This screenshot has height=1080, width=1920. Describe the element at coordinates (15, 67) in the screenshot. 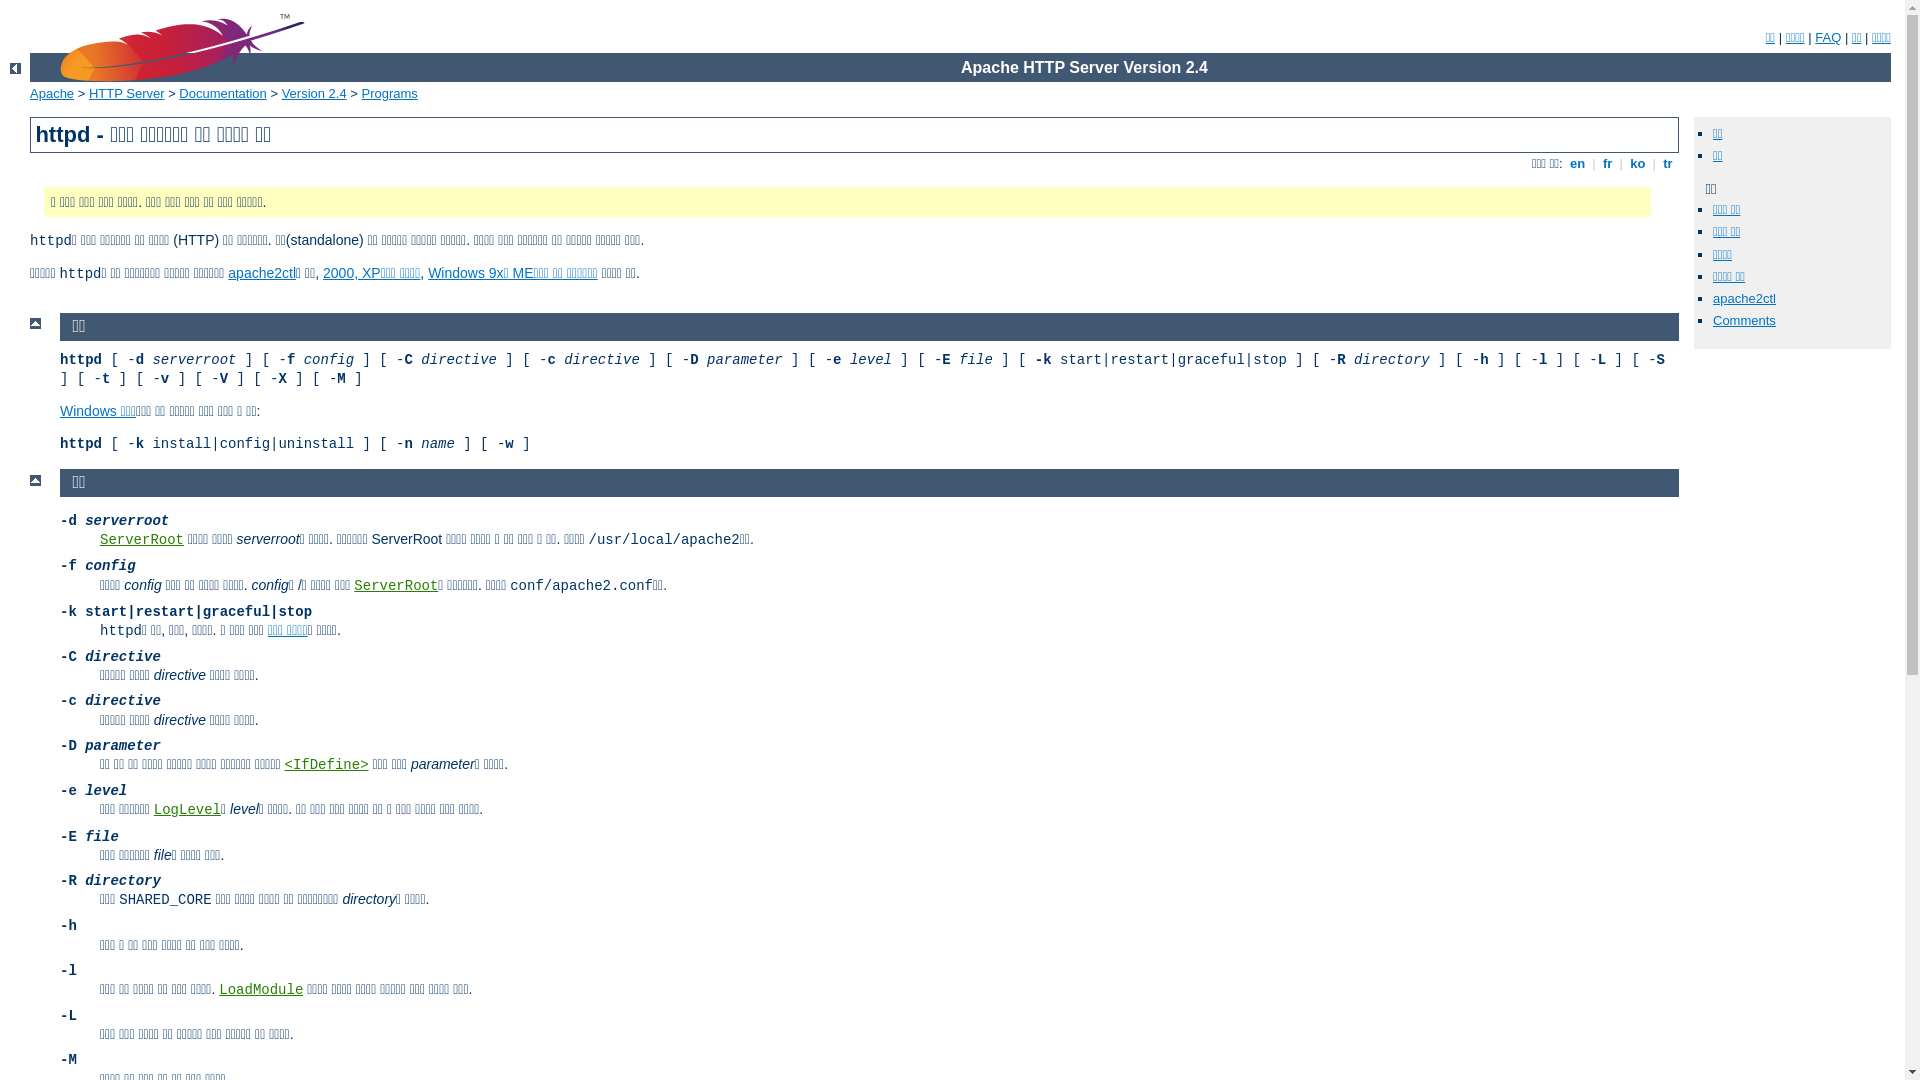

I see `'<-'` at that location.